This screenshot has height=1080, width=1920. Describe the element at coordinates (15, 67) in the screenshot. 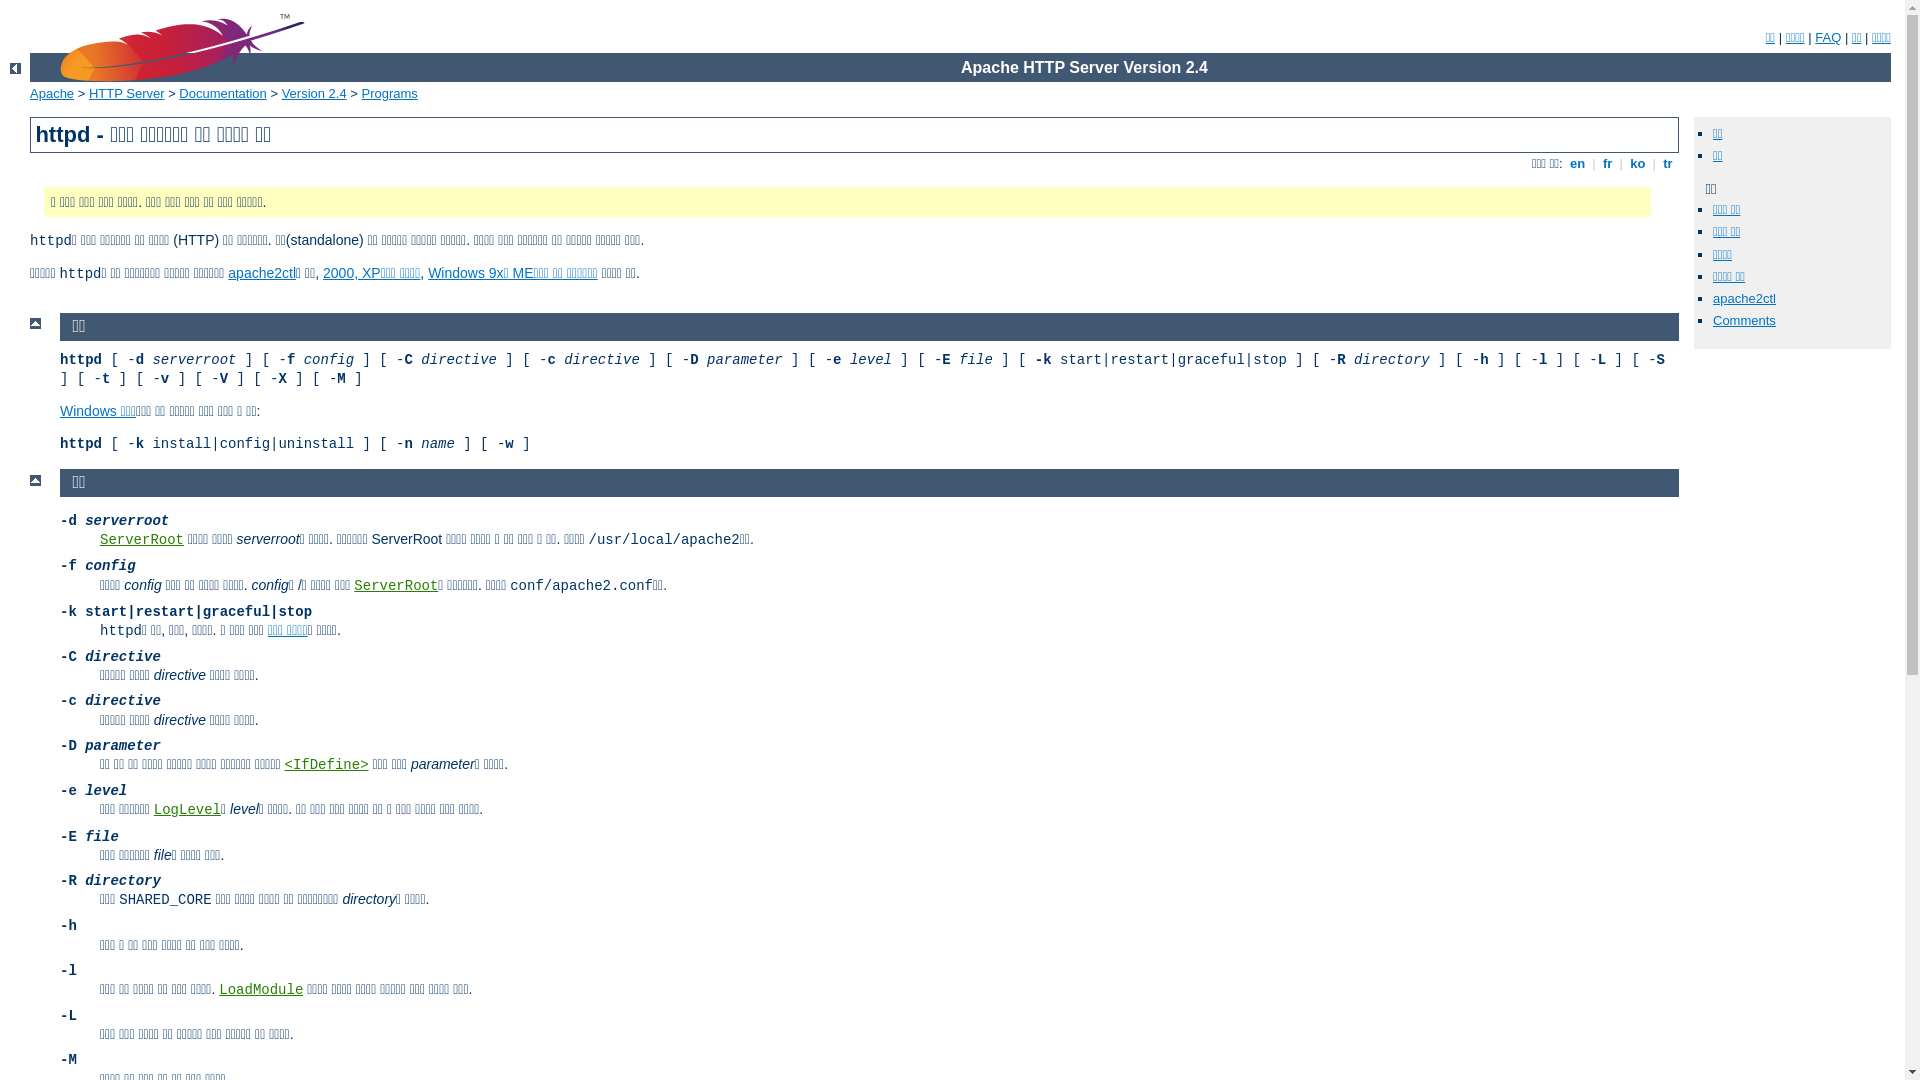

I see `'<-'` at that location.